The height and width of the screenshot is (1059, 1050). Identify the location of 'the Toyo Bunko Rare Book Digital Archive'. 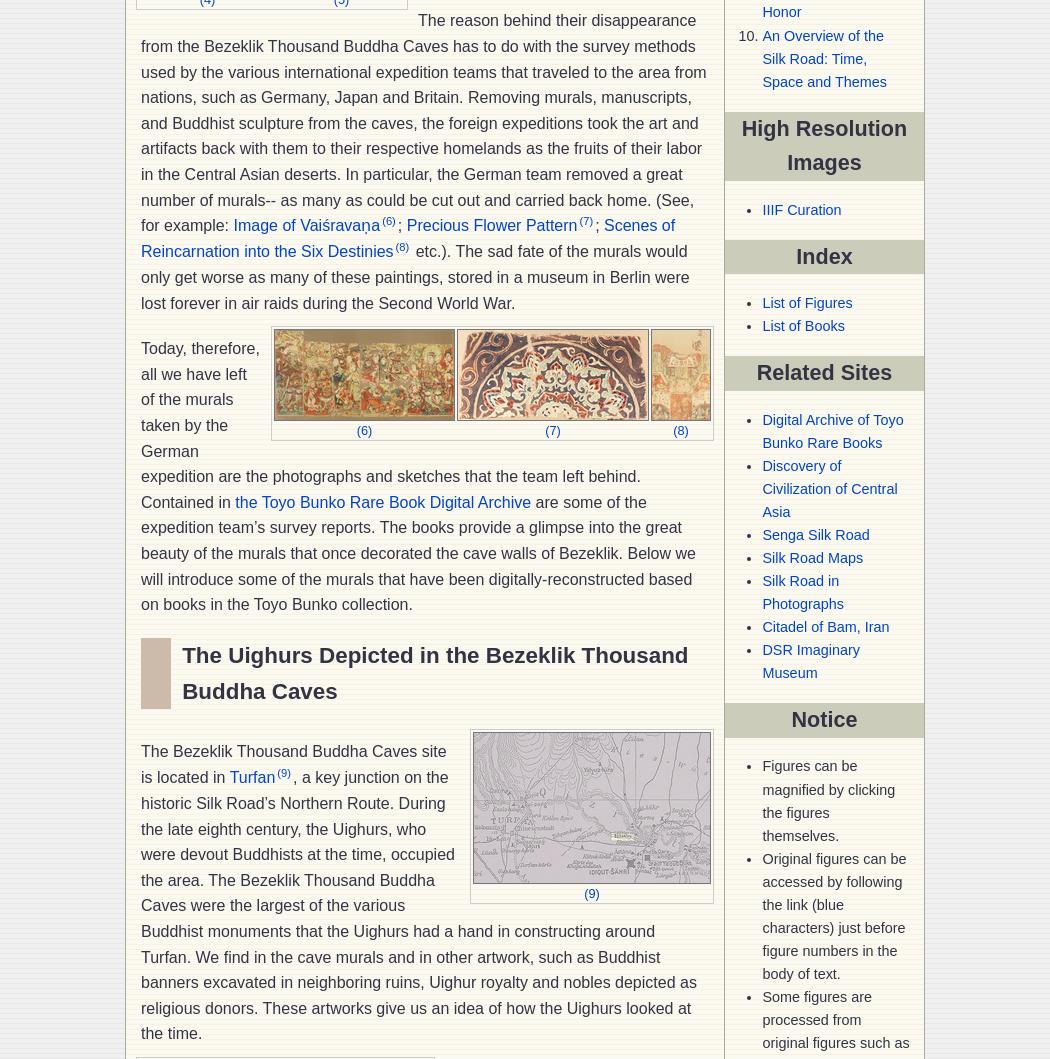
(234, 501).